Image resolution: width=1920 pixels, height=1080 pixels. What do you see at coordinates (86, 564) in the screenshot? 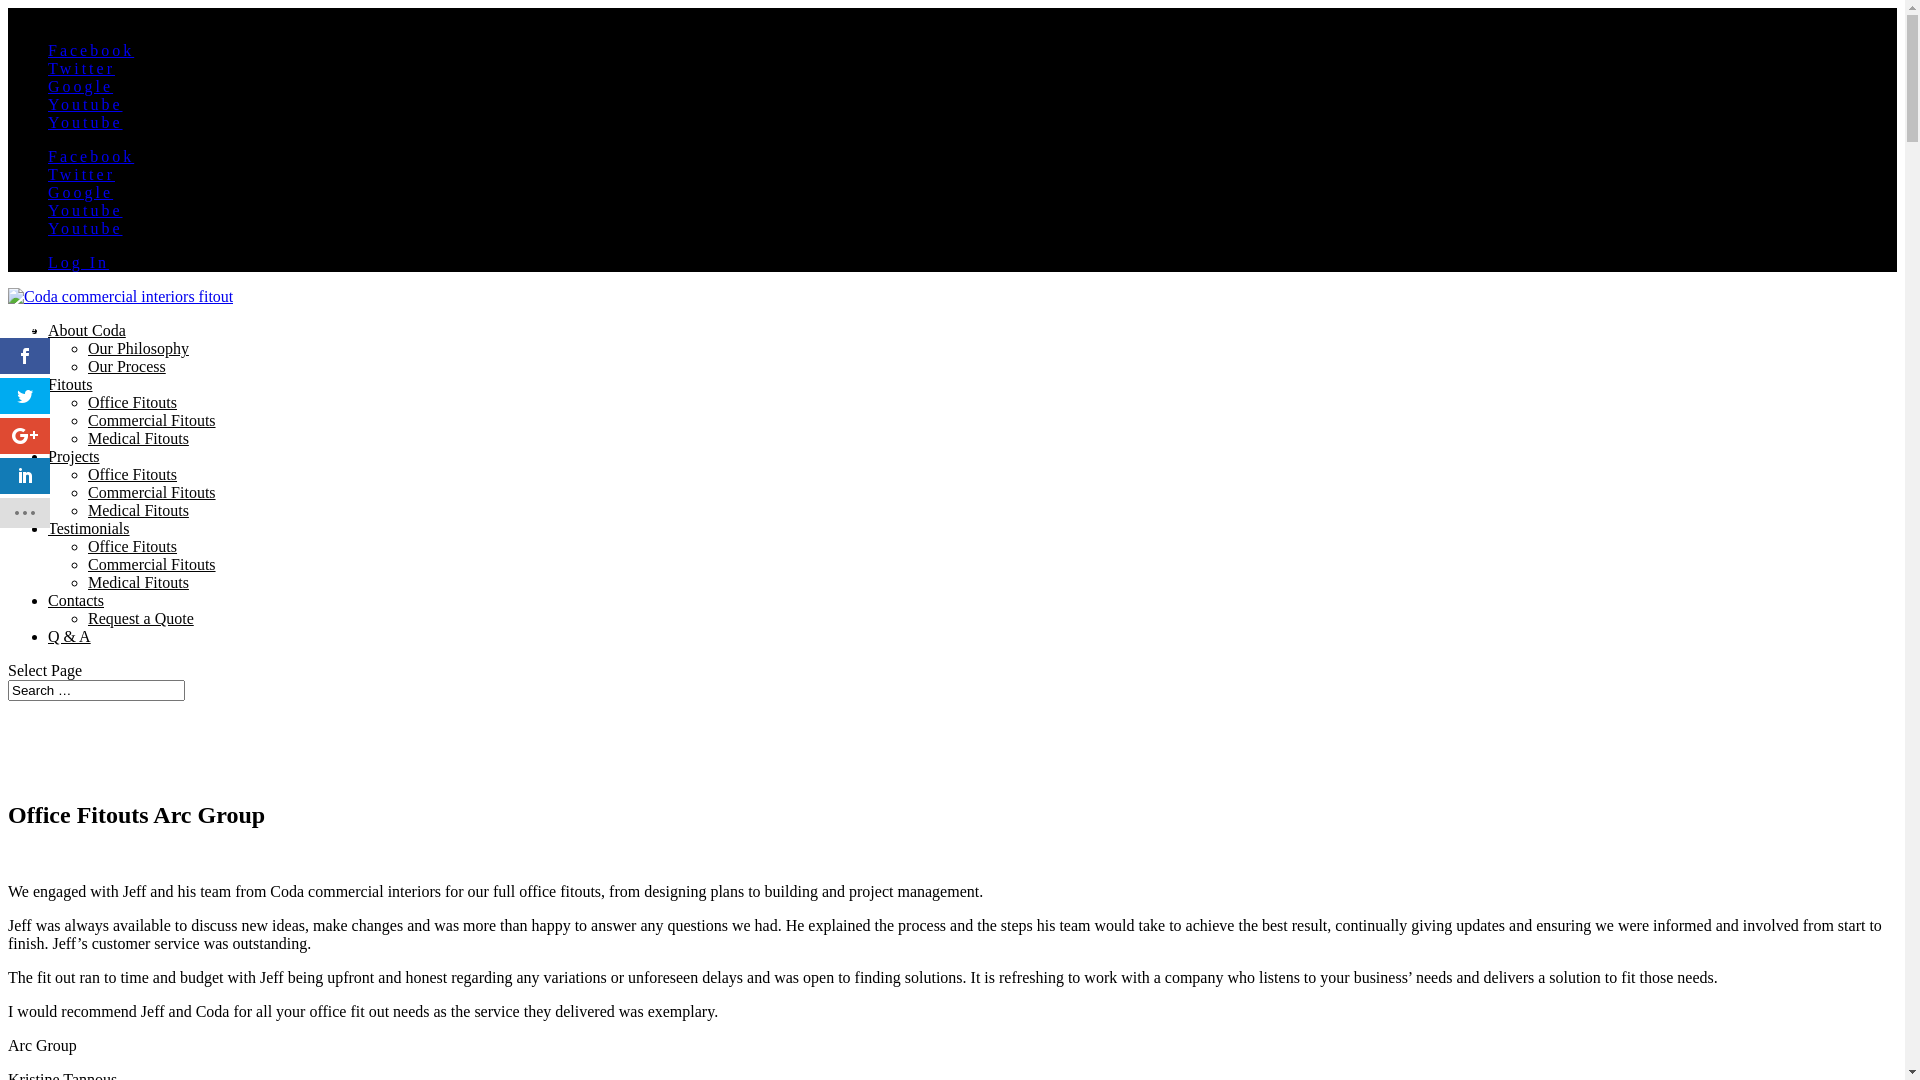
I see `'Commercial Fitouts'` at bounding box center [86, 564].